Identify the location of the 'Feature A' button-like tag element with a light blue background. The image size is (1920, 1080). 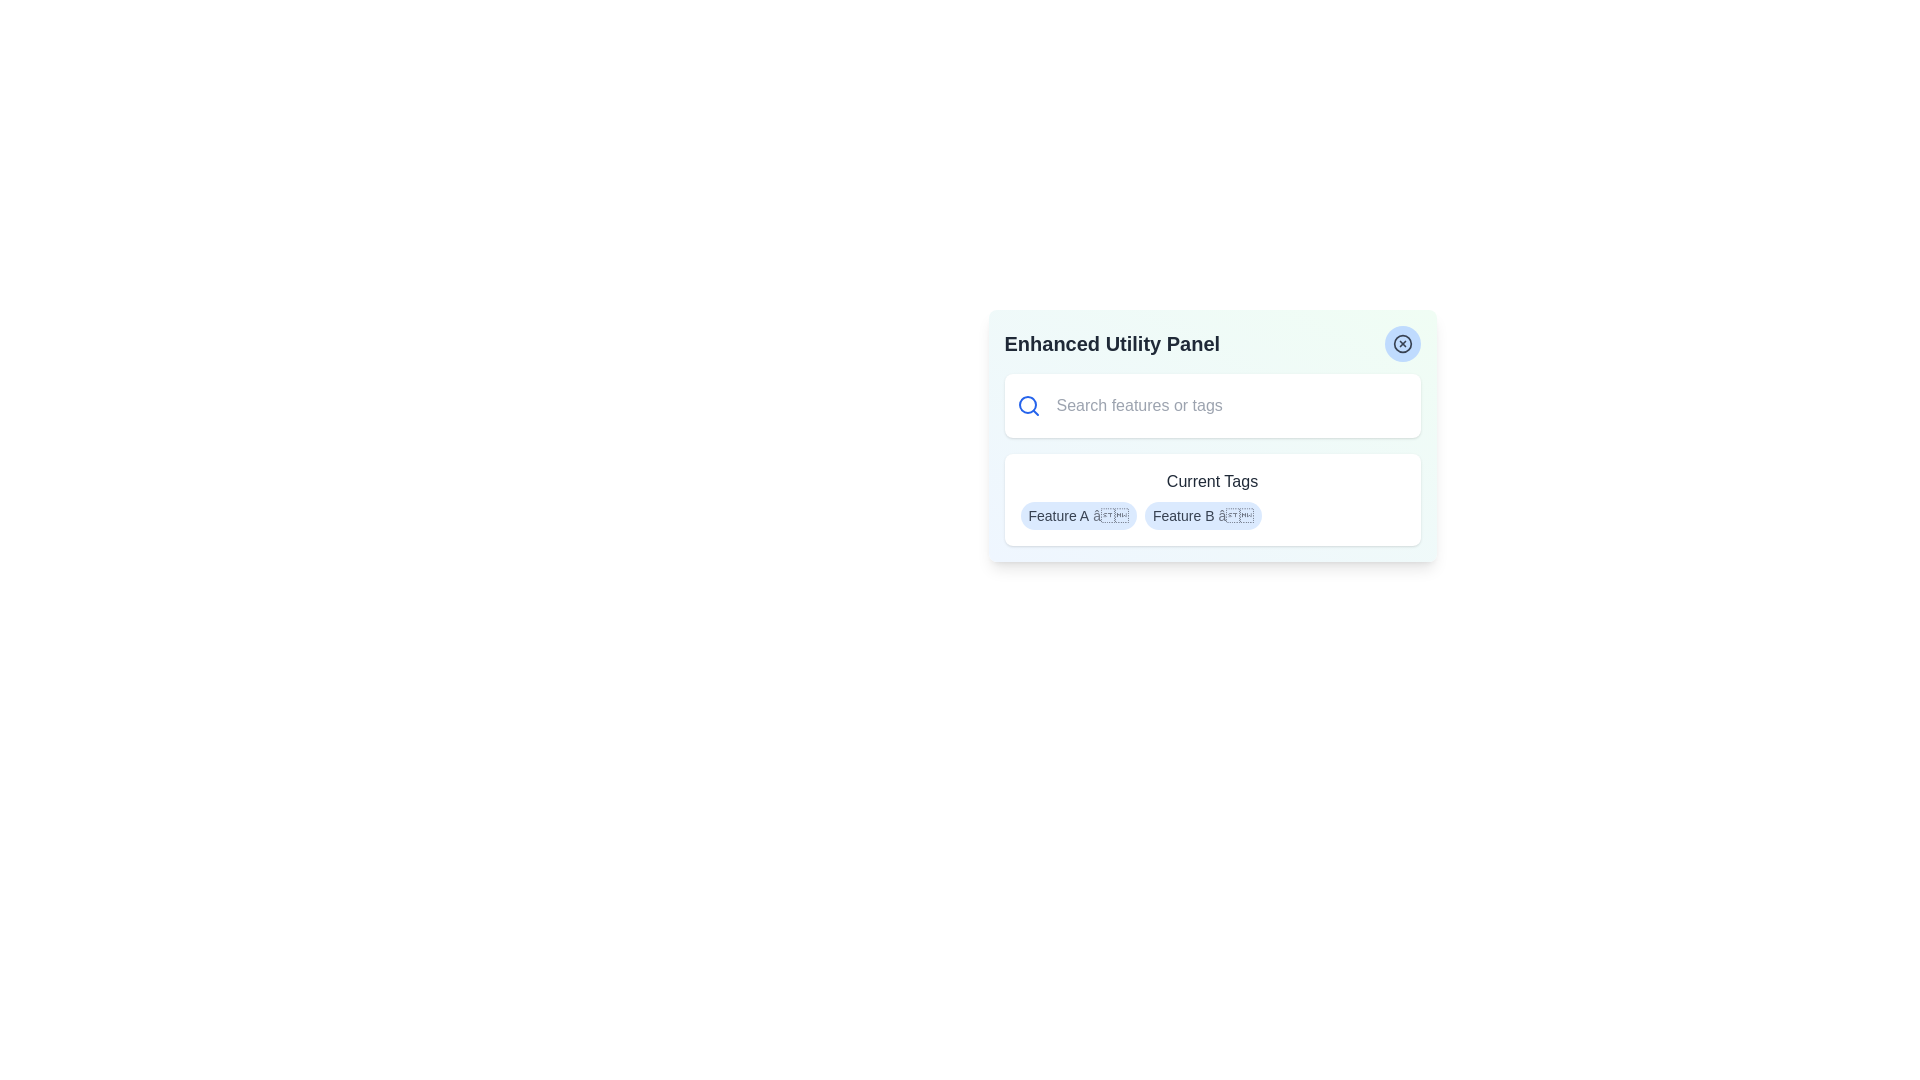
(1077, 515).